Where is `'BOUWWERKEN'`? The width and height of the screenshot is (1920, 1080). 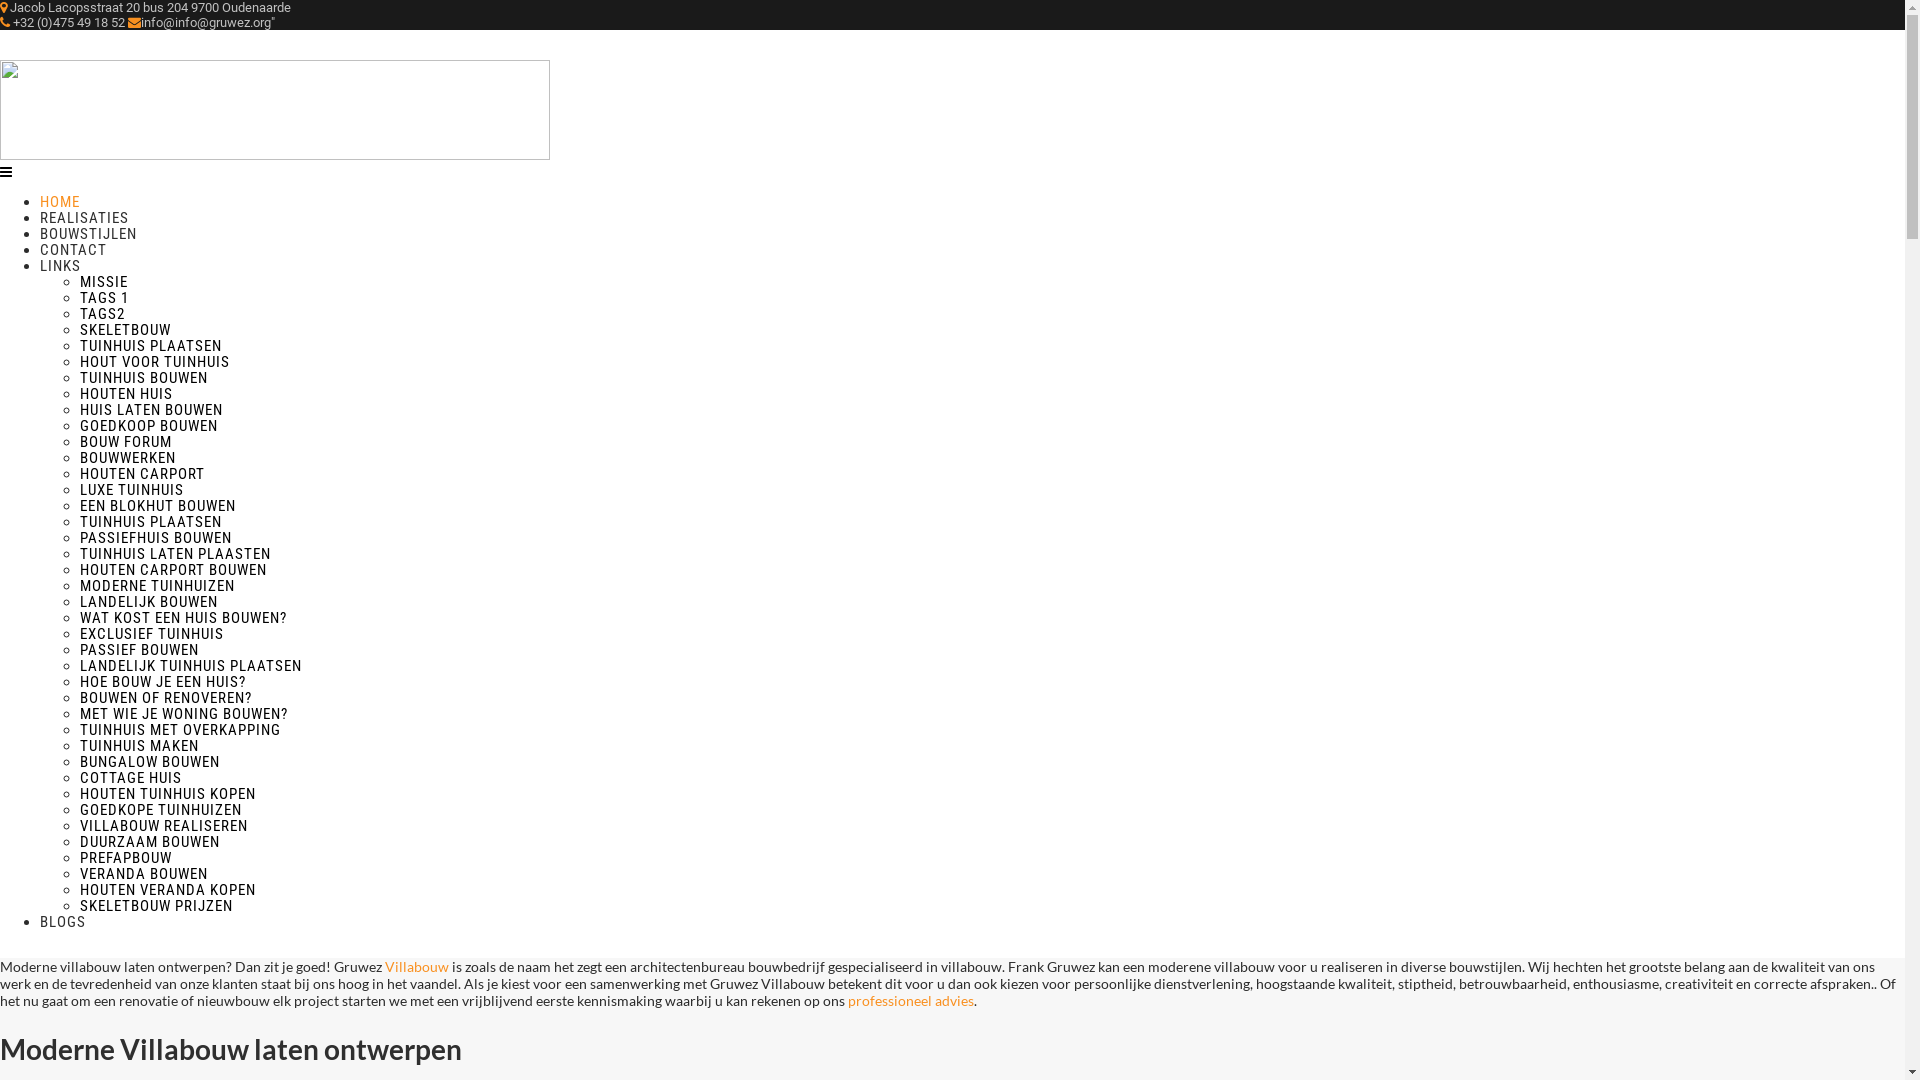
'BOUWWERKEN' is located at coordinates (127, 458).